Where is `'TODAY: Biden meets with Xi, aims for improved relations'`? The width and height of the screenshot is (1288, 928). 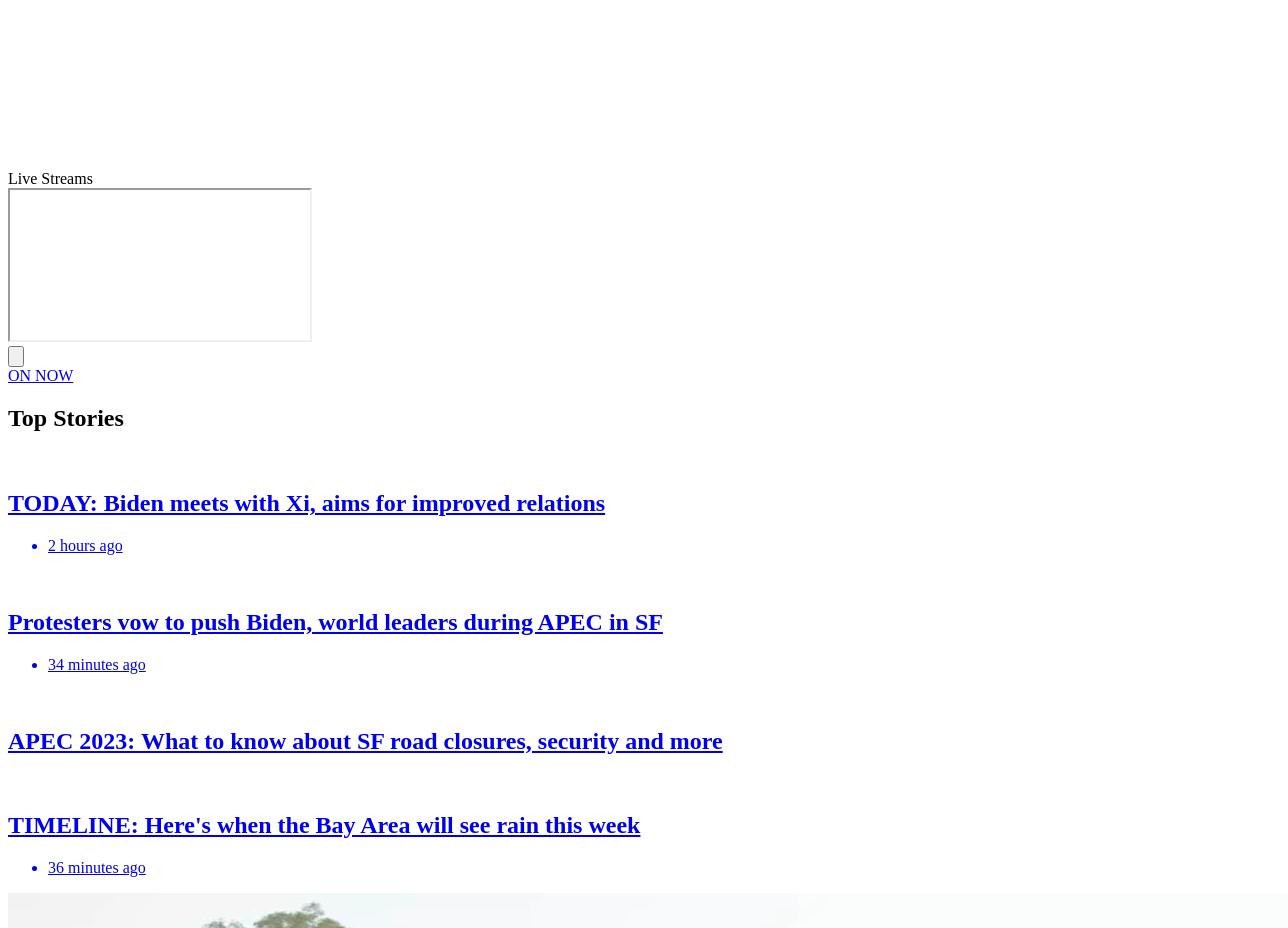
'TODAY: Biden meets with Xi, aims for improved relations' is located at coordinates (306, 500).